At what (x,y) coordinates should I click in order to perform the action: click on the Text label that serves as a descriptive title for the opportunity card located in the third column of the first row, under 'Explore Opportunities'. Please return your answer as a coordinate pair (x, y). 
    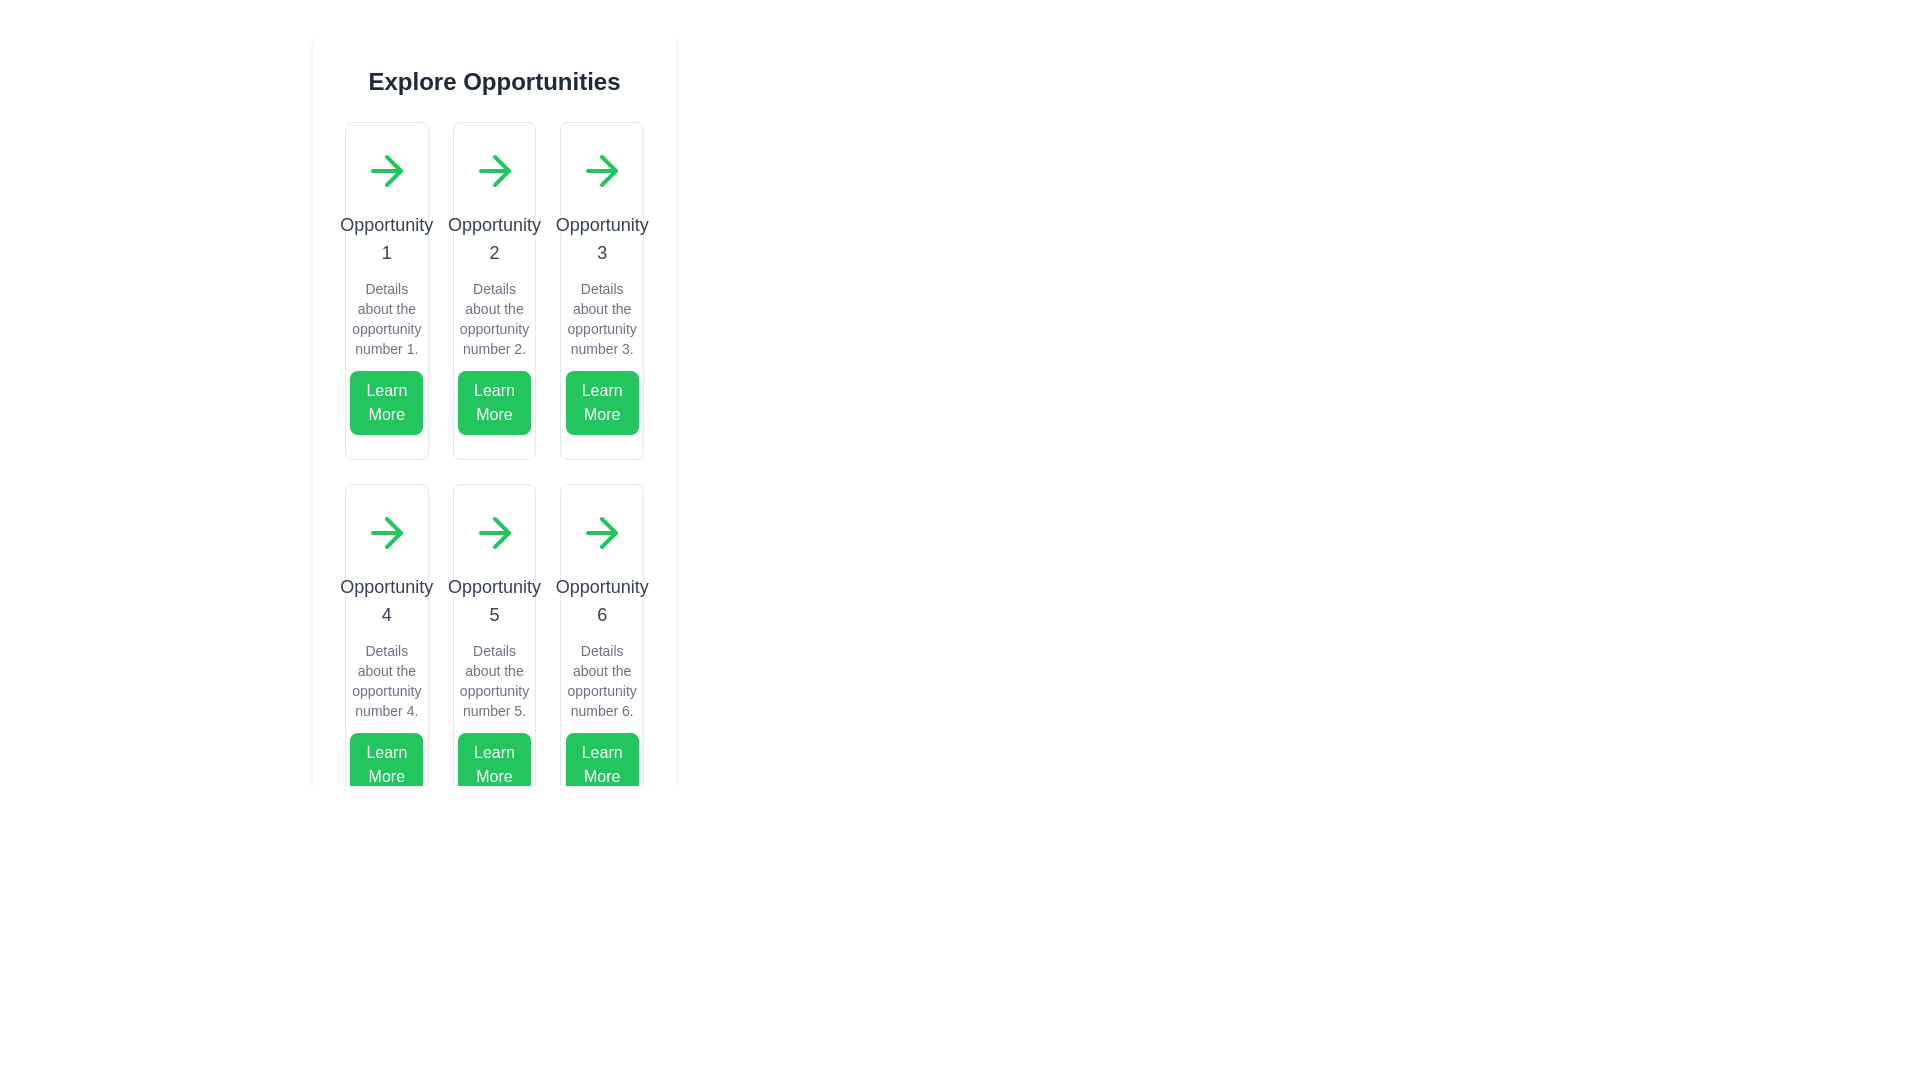
    Looking at the image, I should click on (601, 238).